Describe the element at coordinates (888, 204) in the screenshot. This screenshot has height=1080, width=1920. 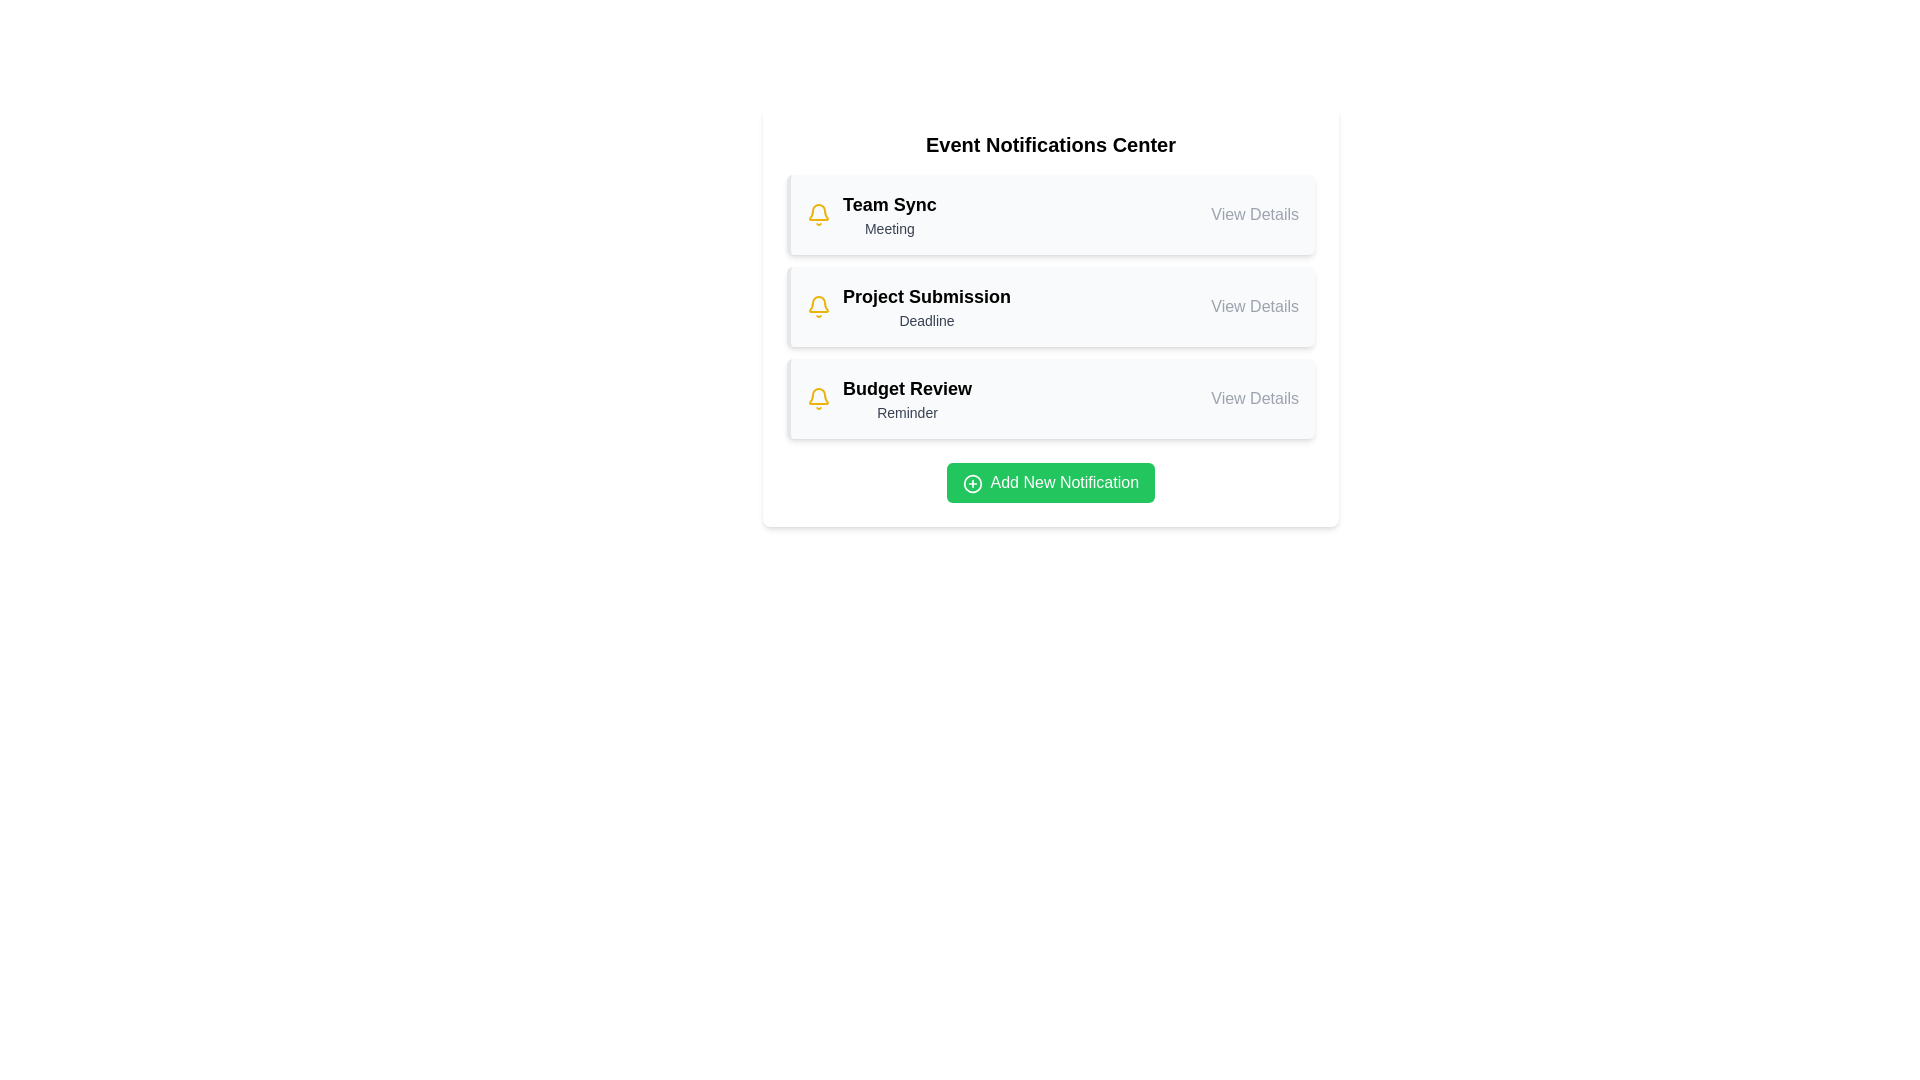
I see `the 'Team Sync' text element located in the first notification card under 'Event Notifications Center'` at that location.